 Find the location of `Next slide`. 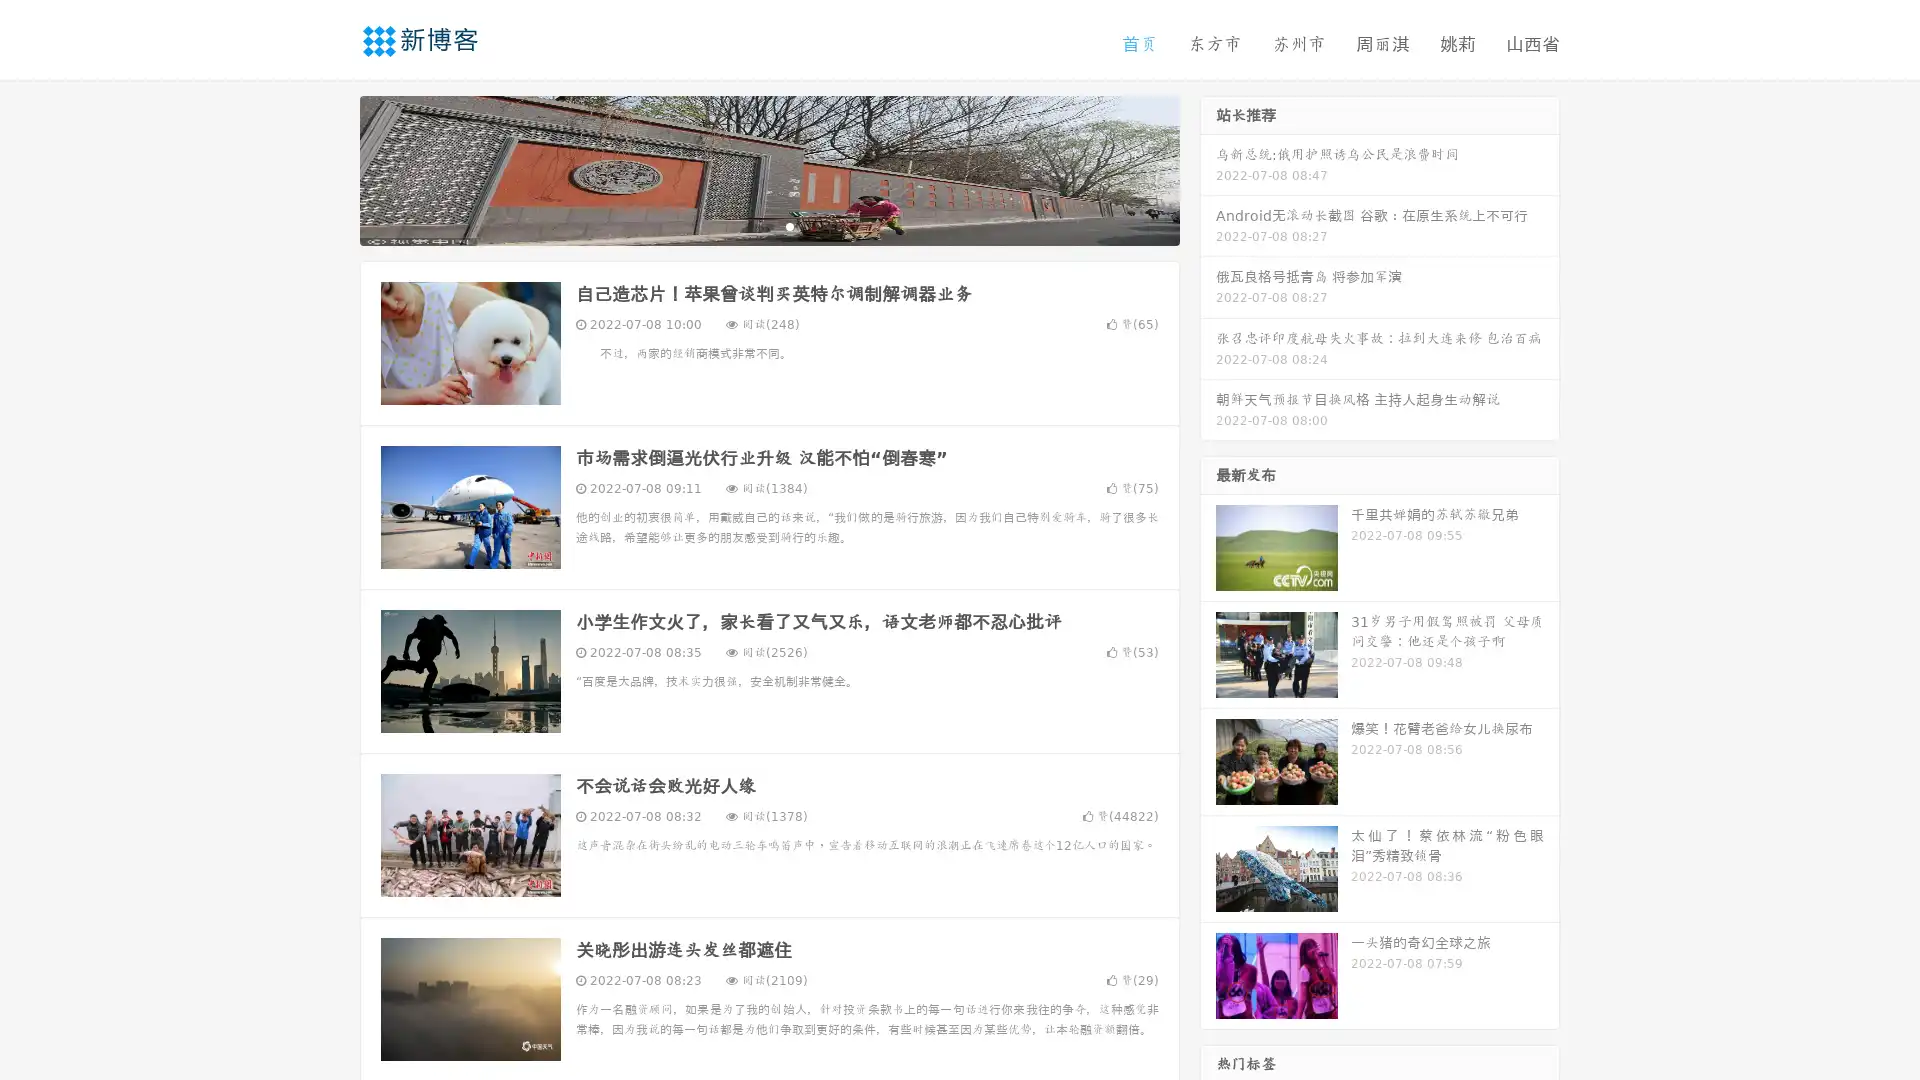

Next slide is located at coordinates (1208, 168).